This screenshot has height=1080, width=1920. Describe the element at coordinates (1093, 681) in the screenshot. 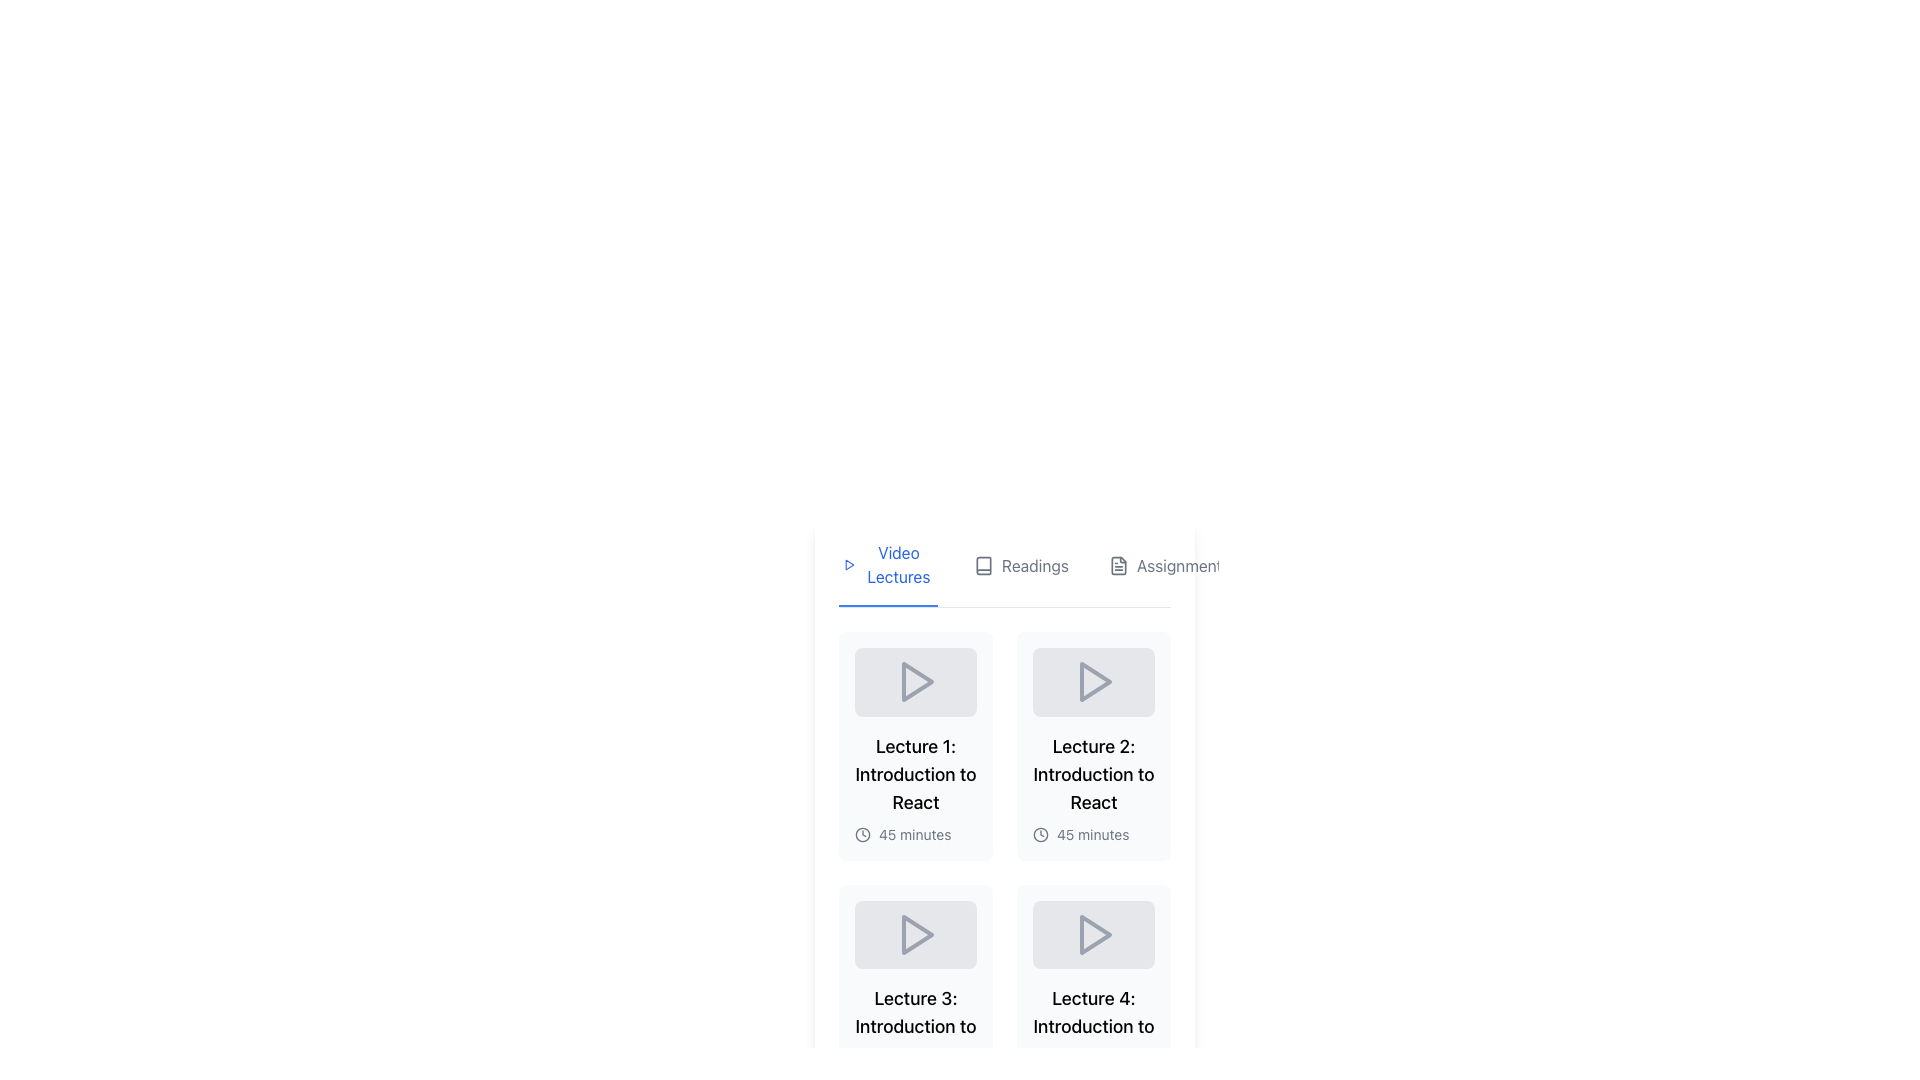

I see `the play icon button for the lecture titled 'Lecture 2: Introduction to React'` at that location.